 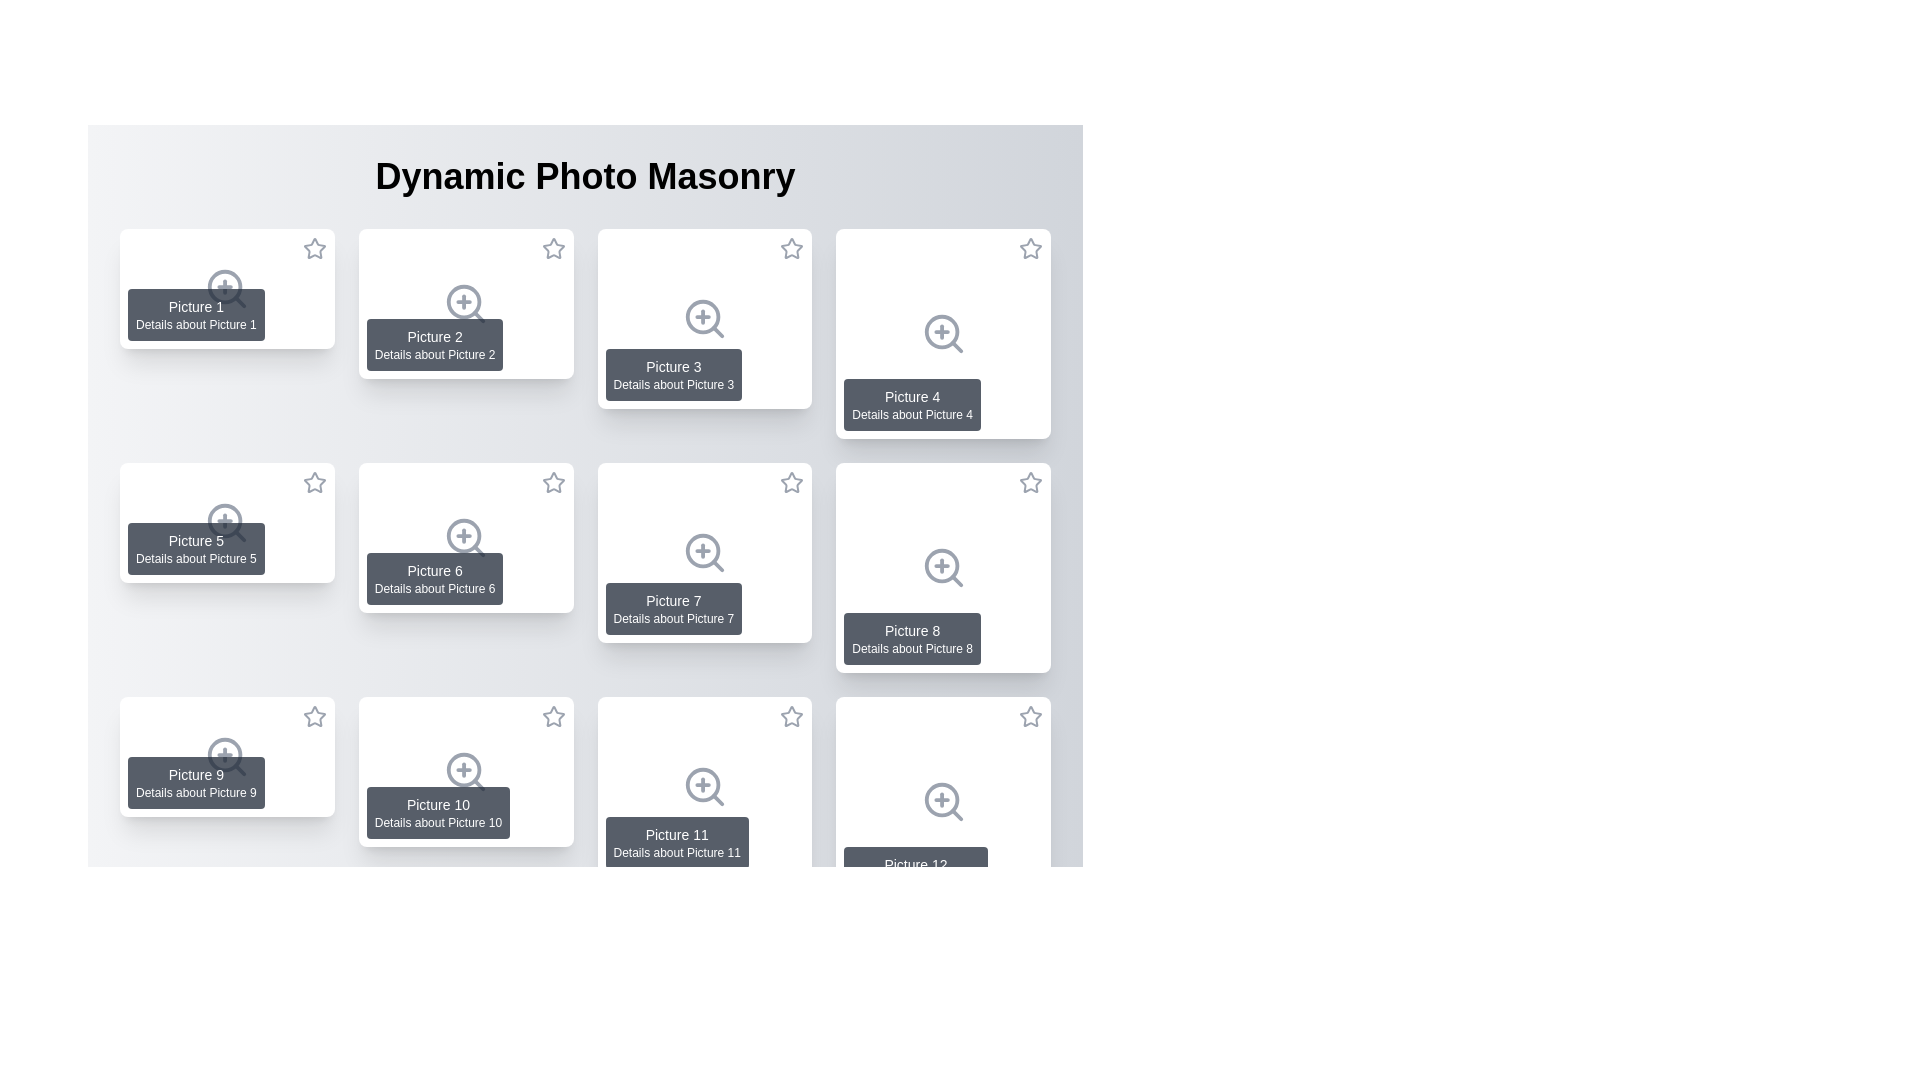 What do you see at coordinates (704, 318) in the screenshot?
I see `the card containing the magnifying glass icon located within the third card titled 'Picture 3', which is centrally positioned above the textual description` at bounding box center [704, 318].